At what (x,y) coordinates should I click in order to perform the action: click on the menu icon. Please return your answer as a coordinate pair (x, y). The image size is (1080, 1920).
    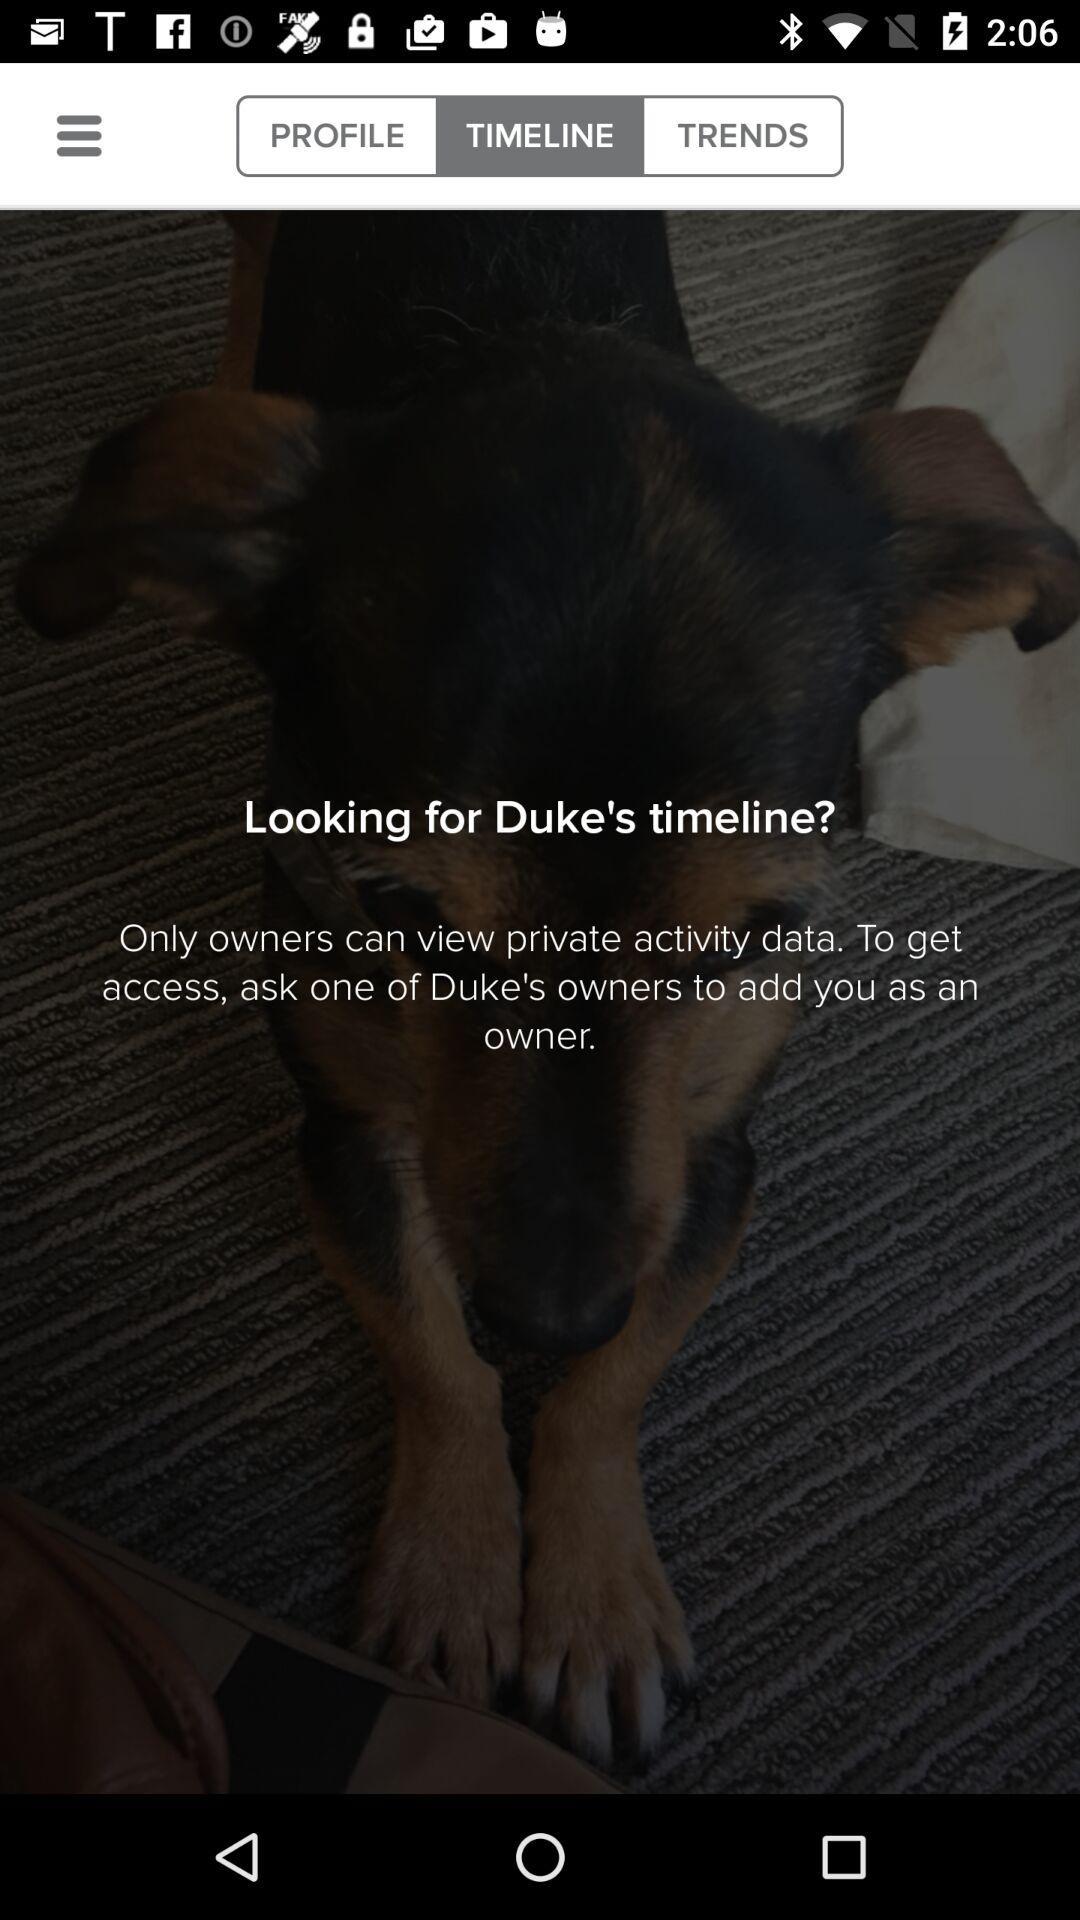
    Looking at the image, I should click on (78, 135).